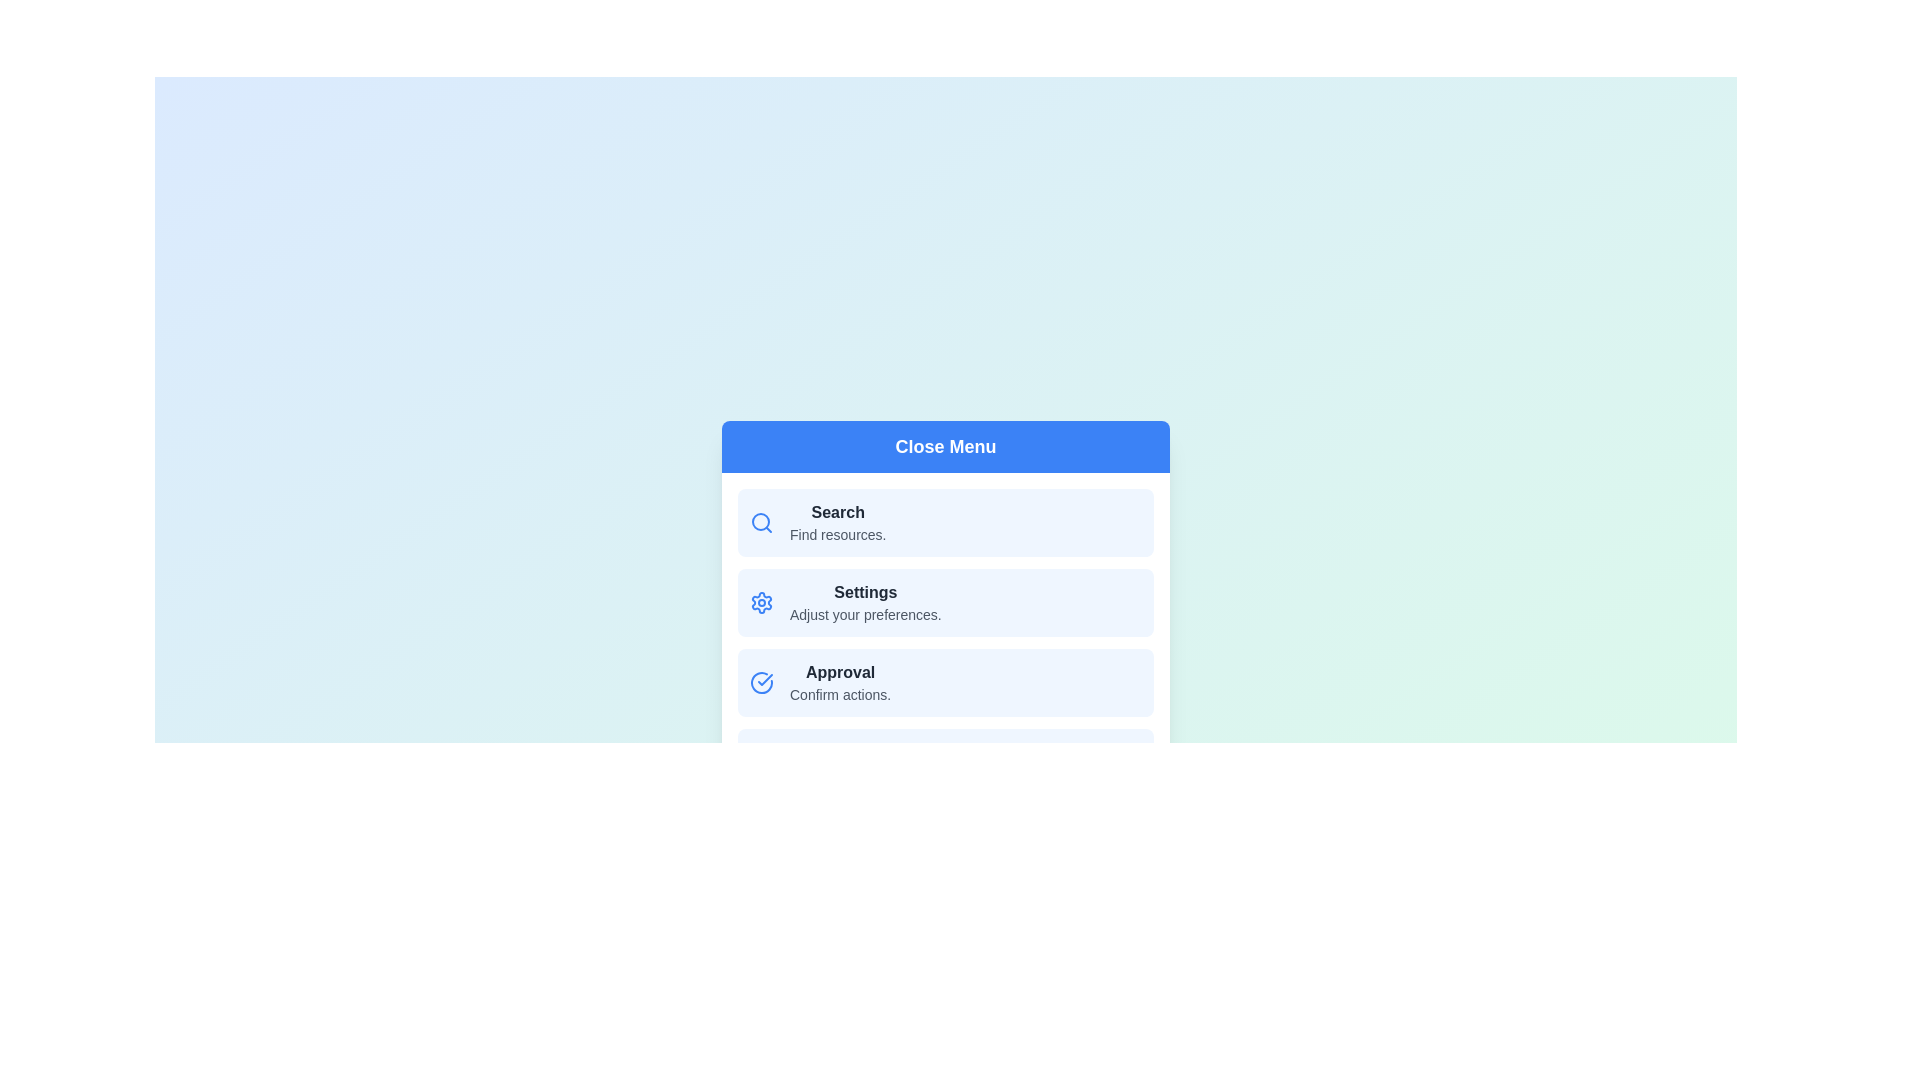  I want to click on the menu item corresponding to Settings, so click(944, 601).